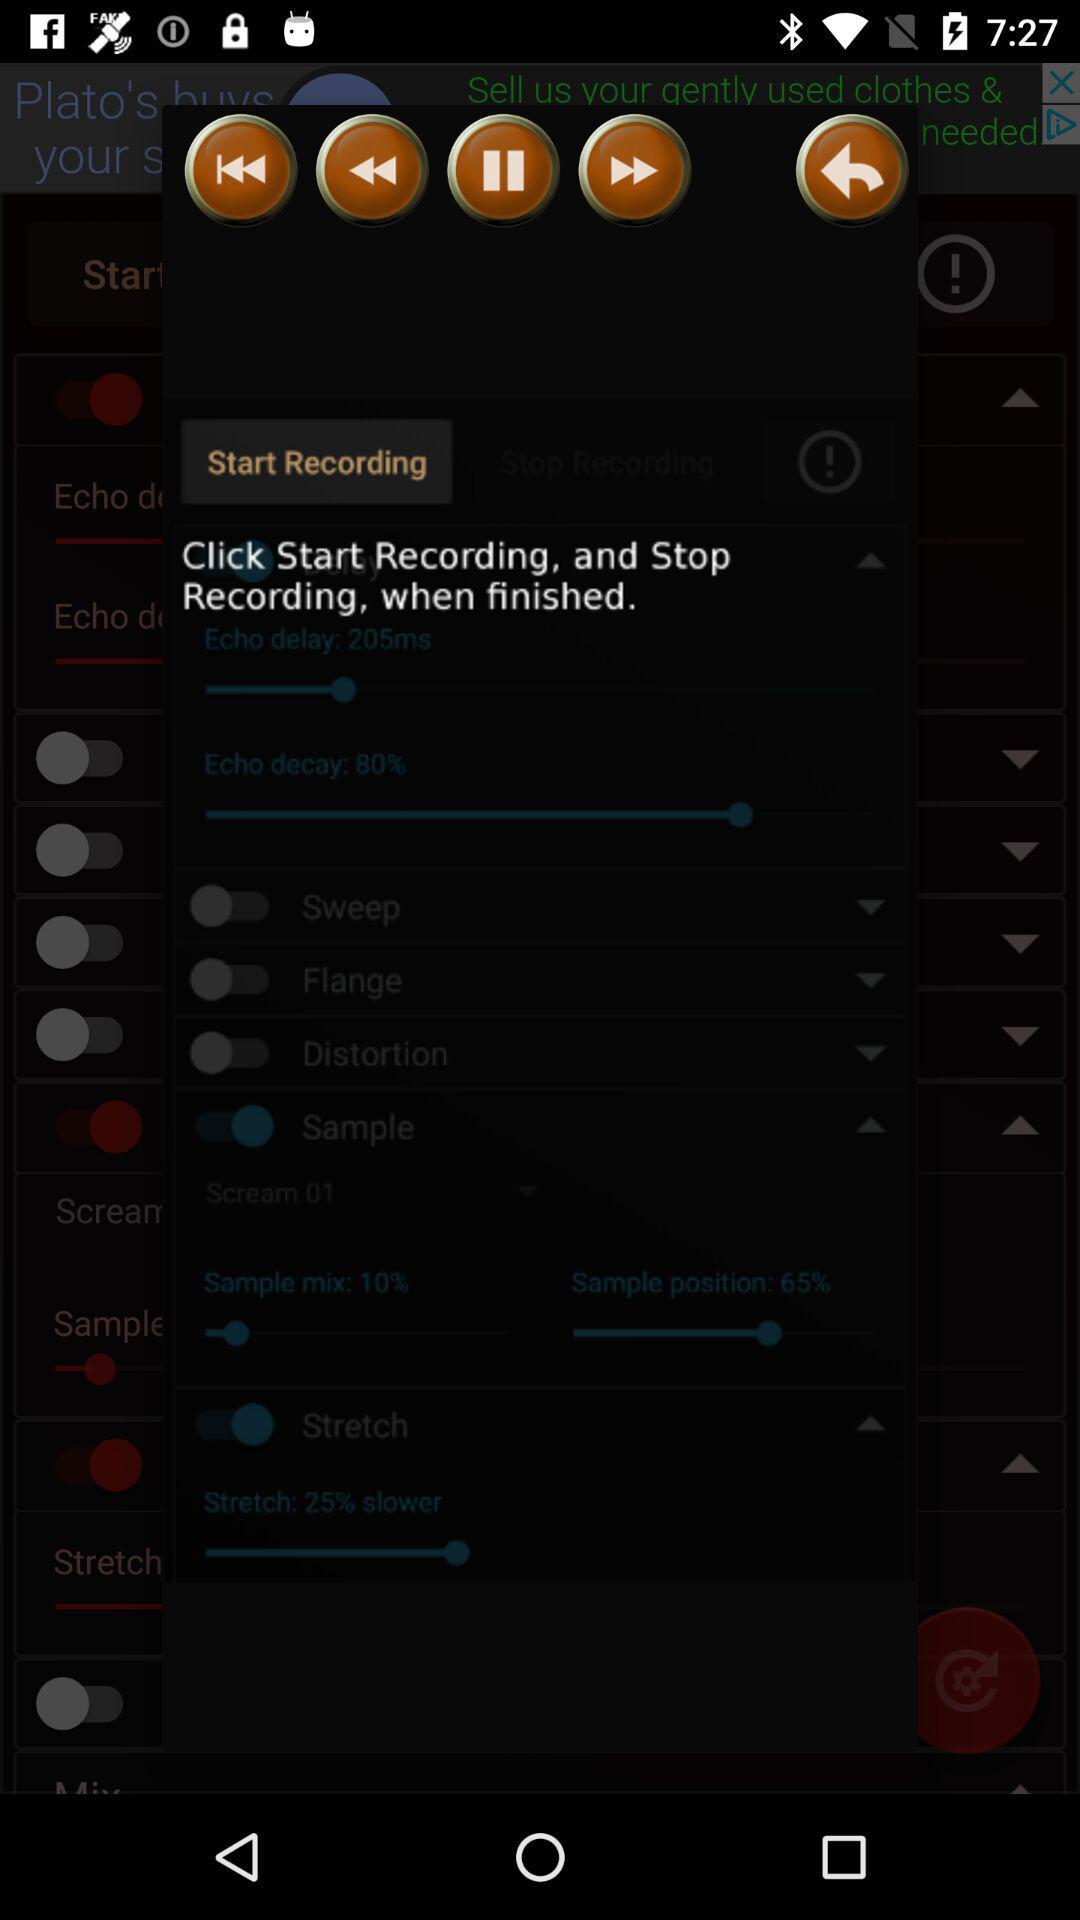 The height and width of the screenshot is (1920, 1080). I want to click on go back, so click(372, 170).